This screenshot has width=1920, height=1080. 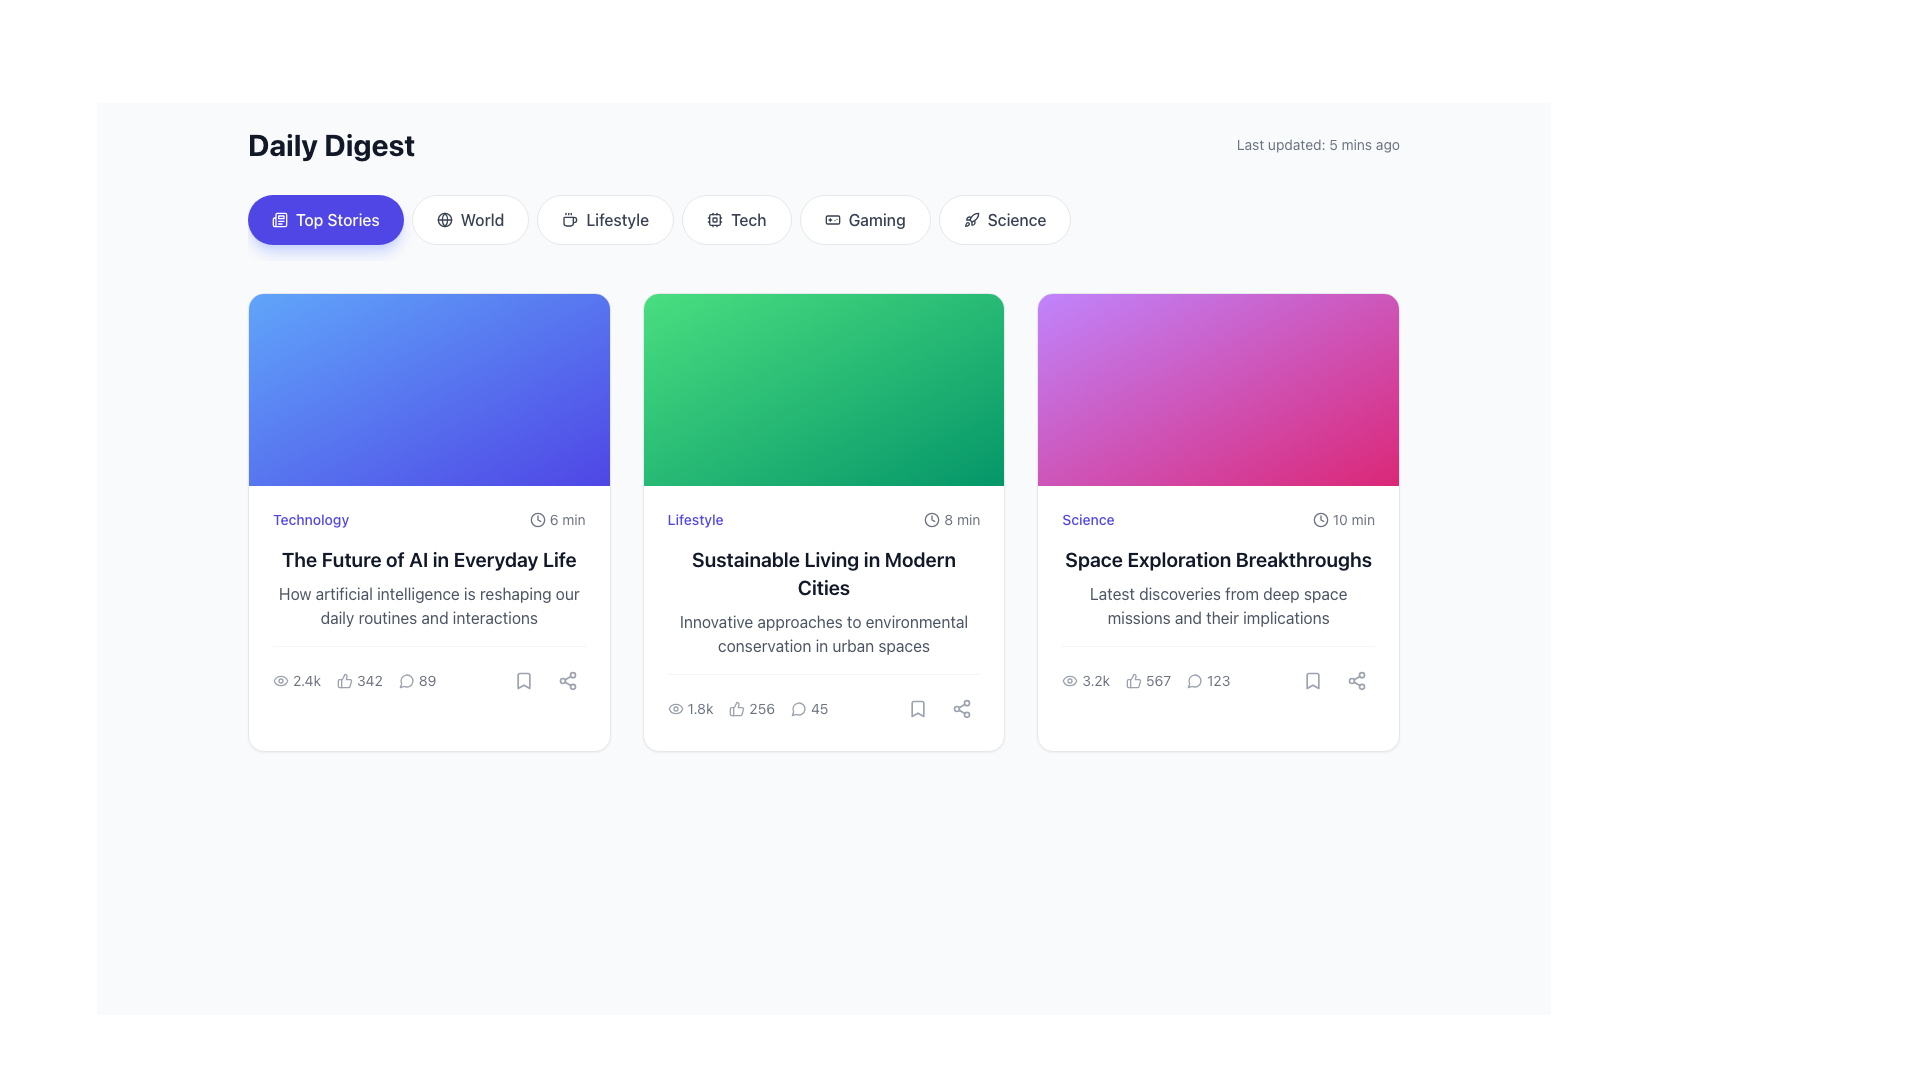 What do you see at coordinates (824, 699) in the screenshot?
I see `the static text element displaying the comment count '45' with a speech bubble icon, located in the card titled 'Sustainable Living in Modern Cities'` at bounding box center [824, 699].